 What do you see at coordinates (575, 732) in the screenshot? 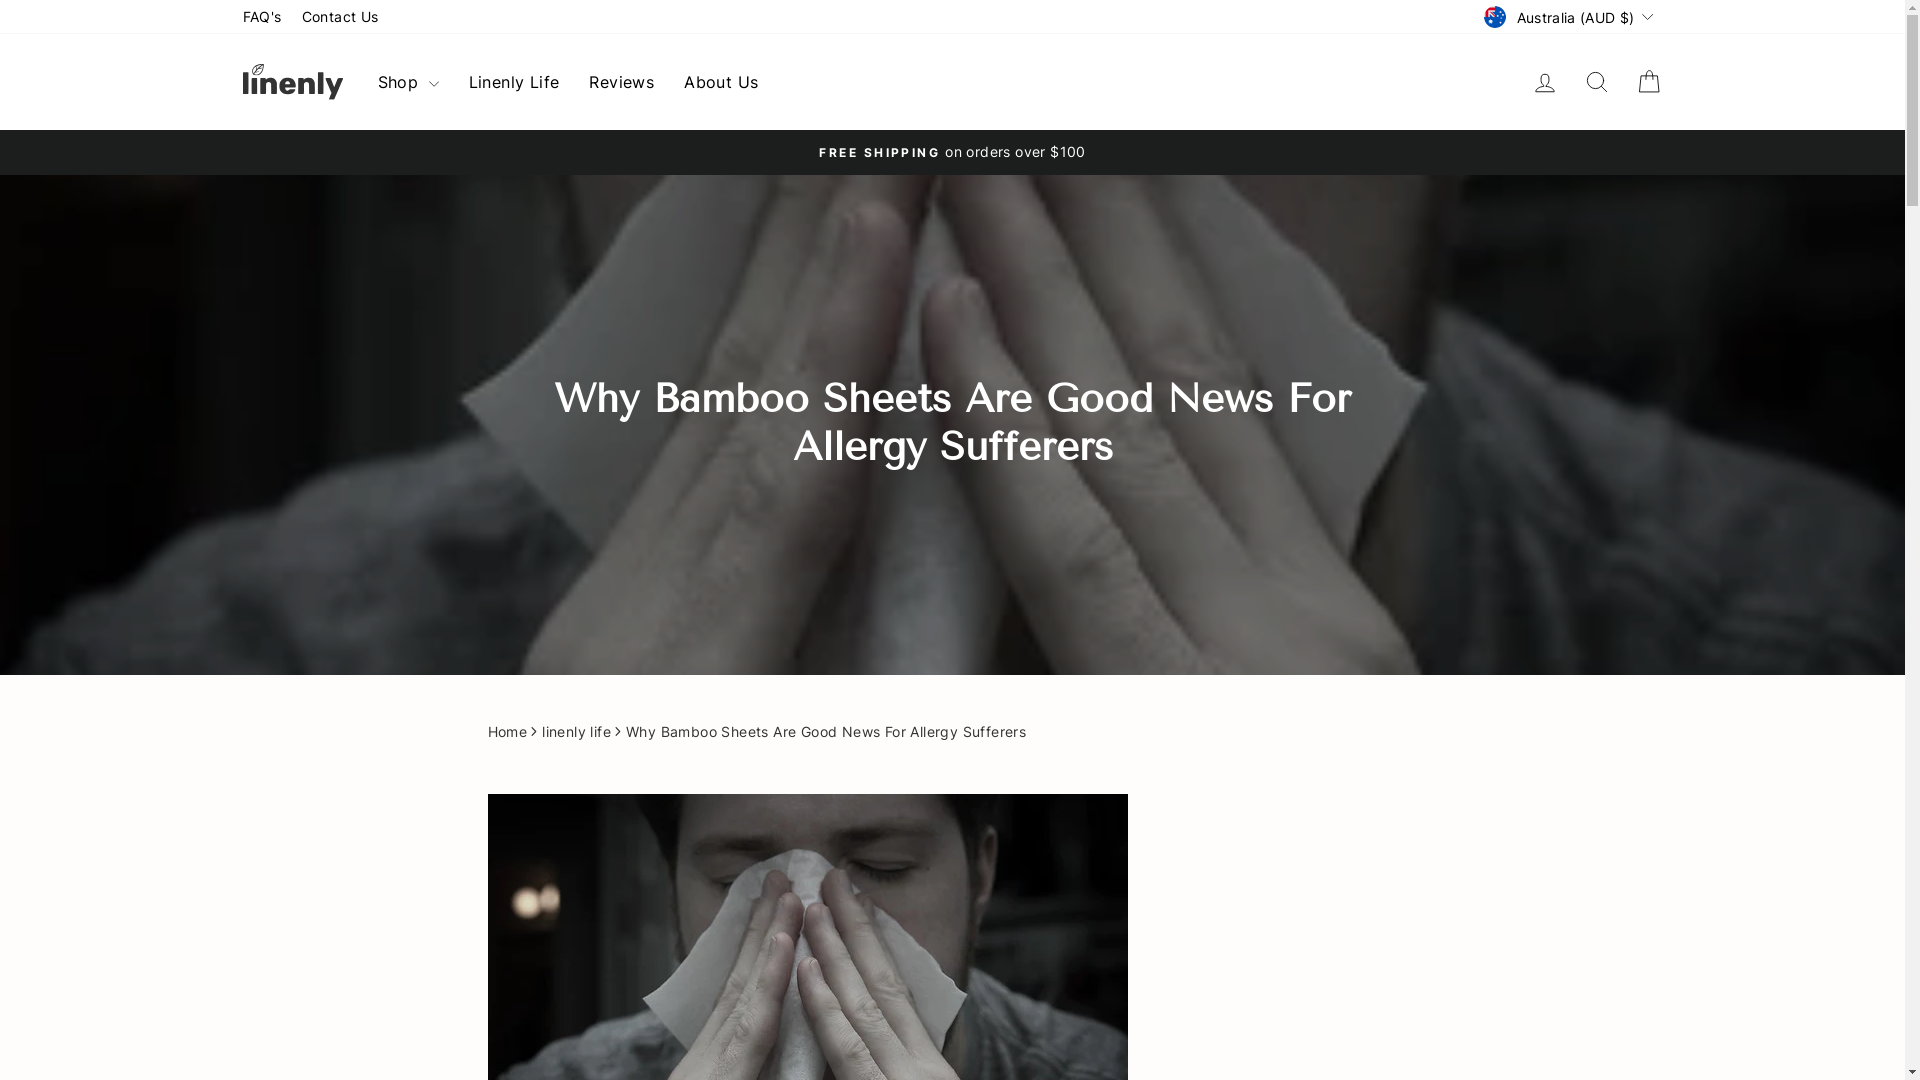
I see `'linenly life'` at bounding box center [575, 732].